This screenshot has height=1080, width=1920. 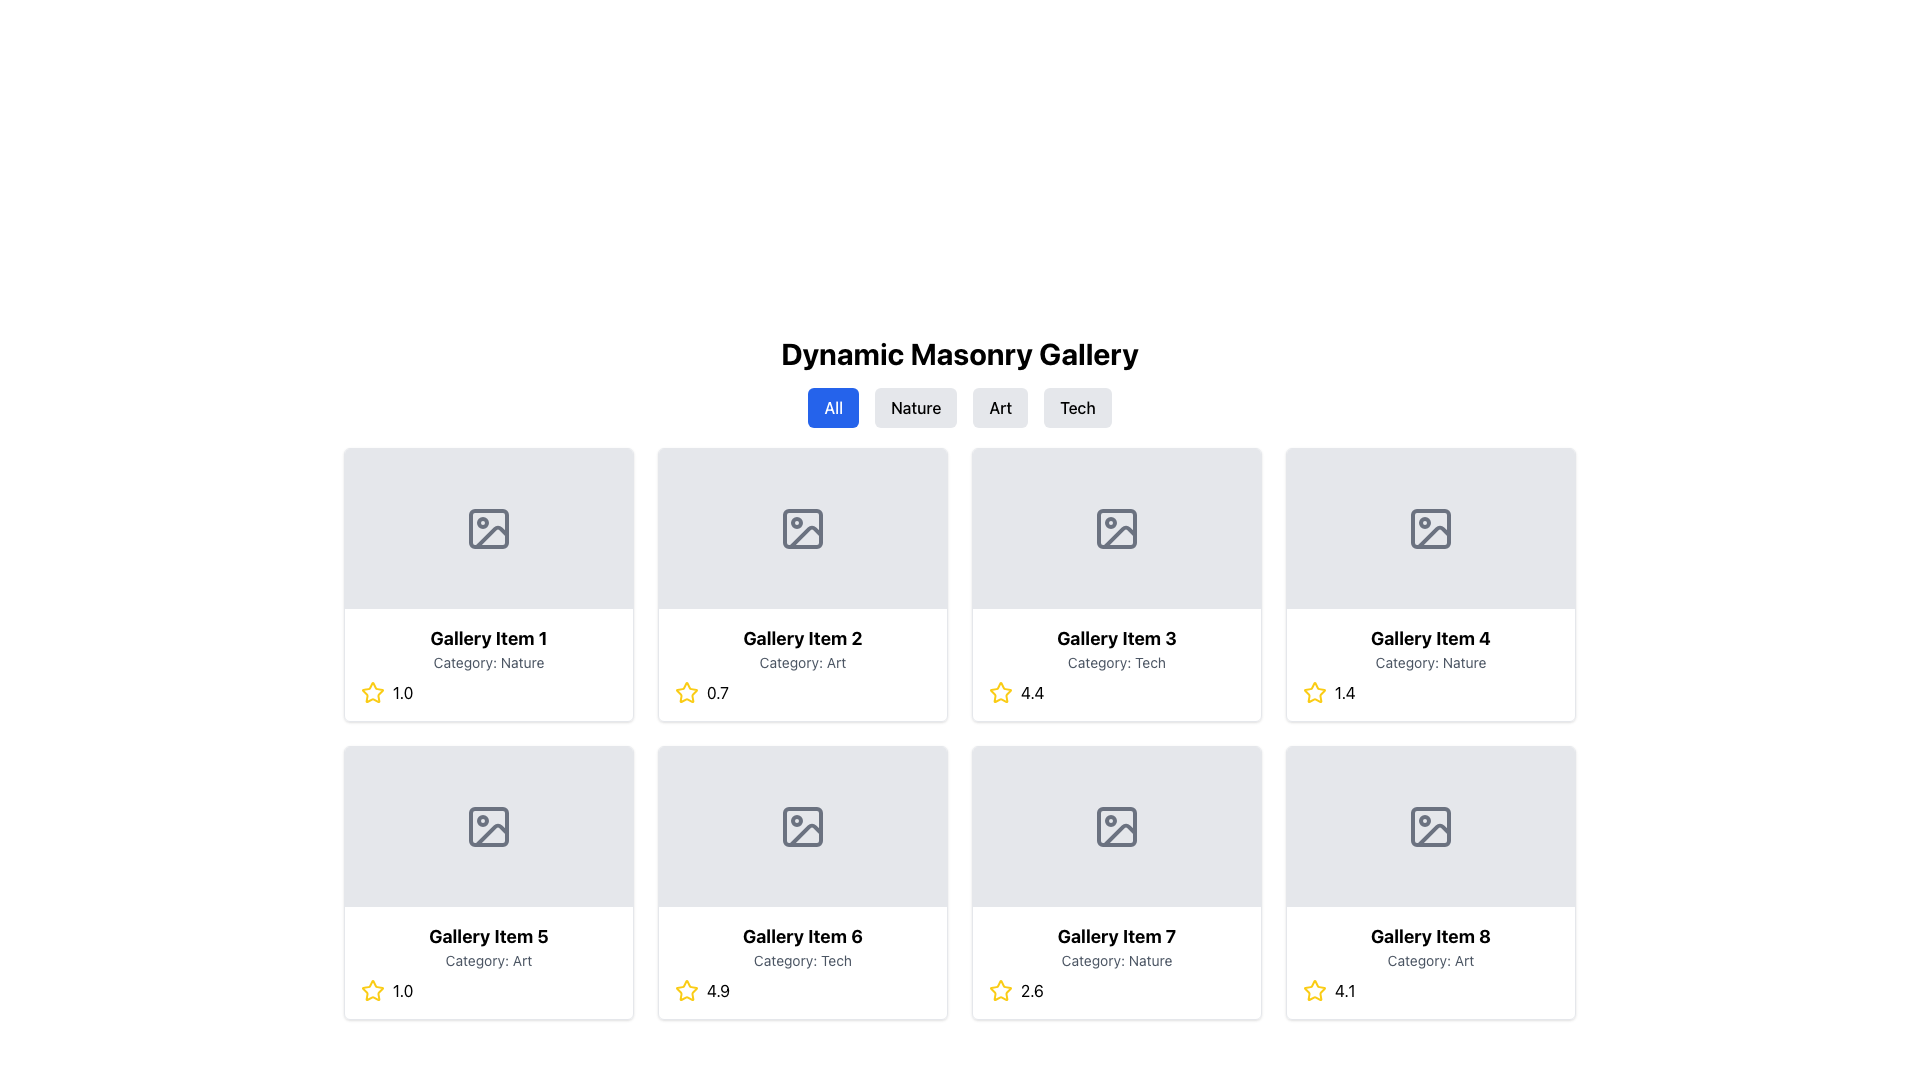 What do you see at coordinates (1116, 527) in the screenshot?
I see `decorative rectangle located in the top-left corner of the 'Gallery Item 3' icon, which has rounded corners and resembles an image placeholder` at bounding box center [1116, 527].